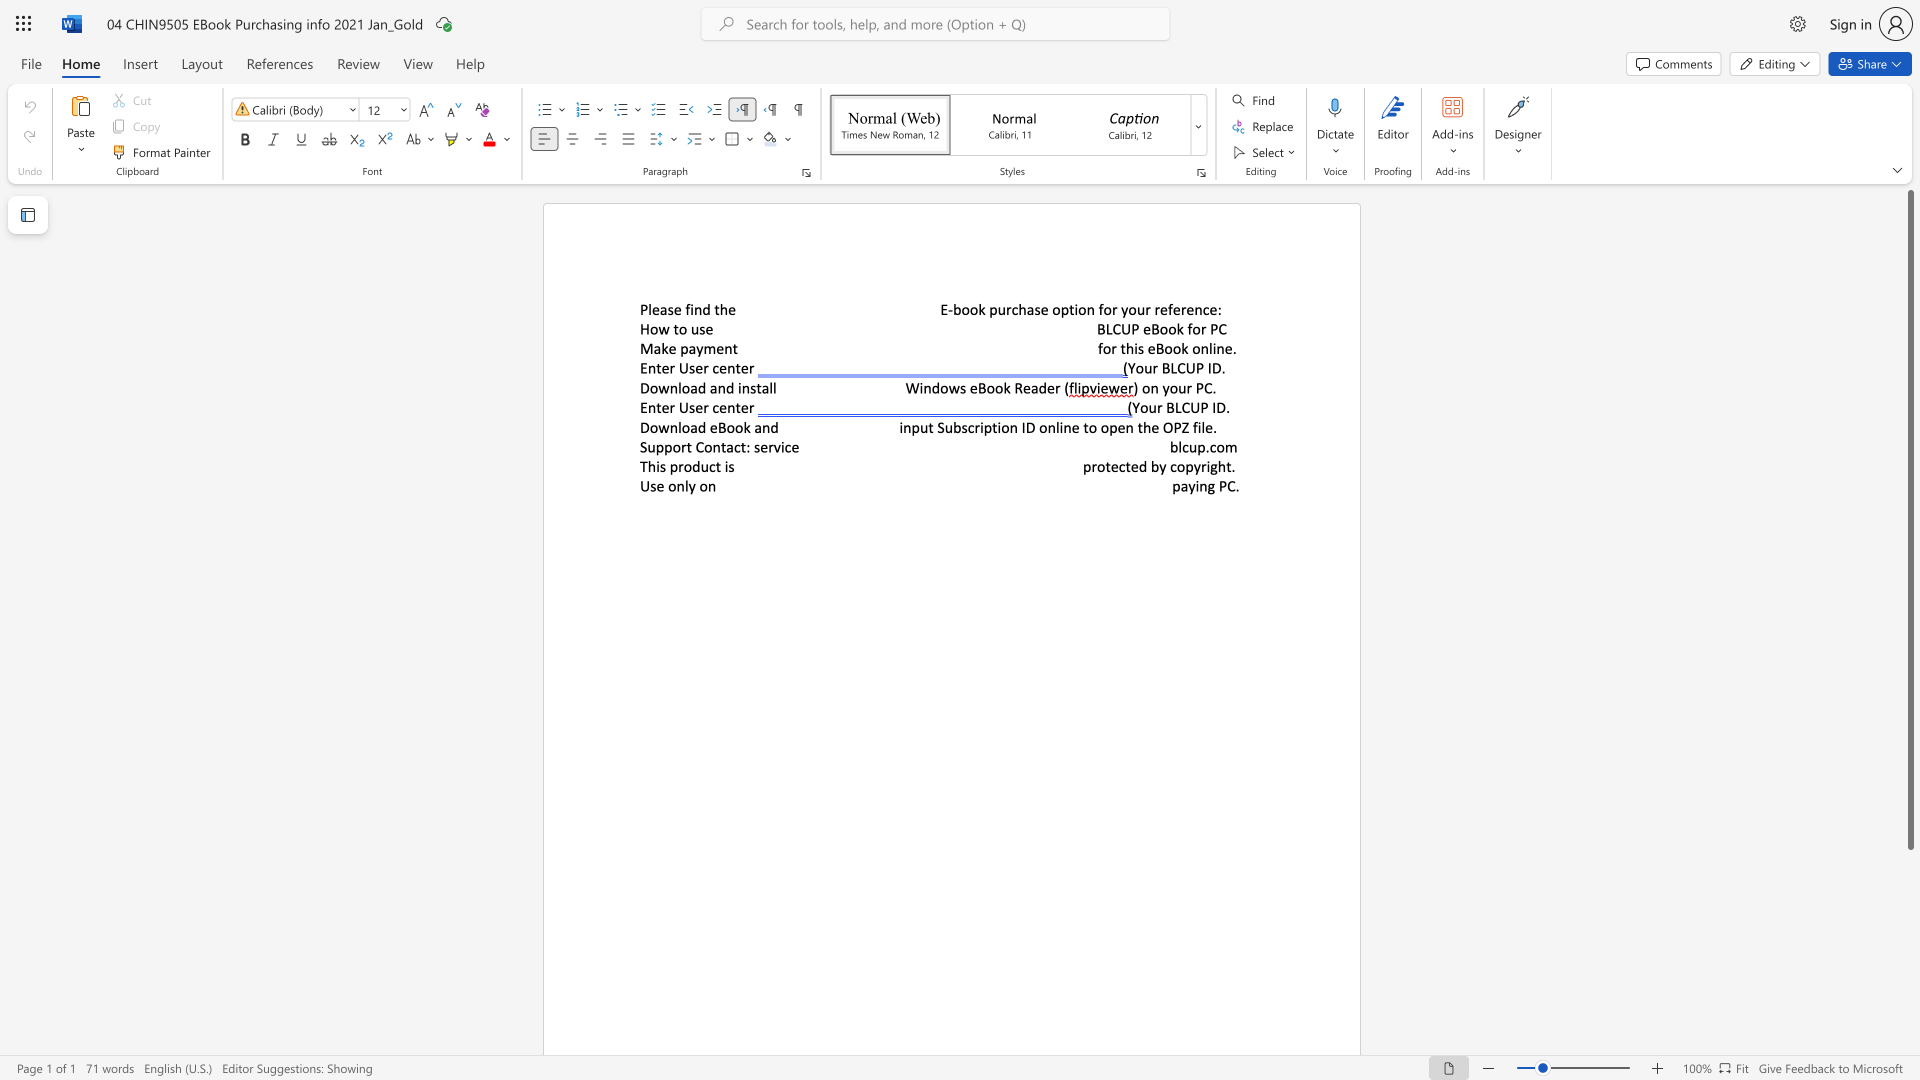  I want to click on the 1th character "-" in the text, so click(949, 309).